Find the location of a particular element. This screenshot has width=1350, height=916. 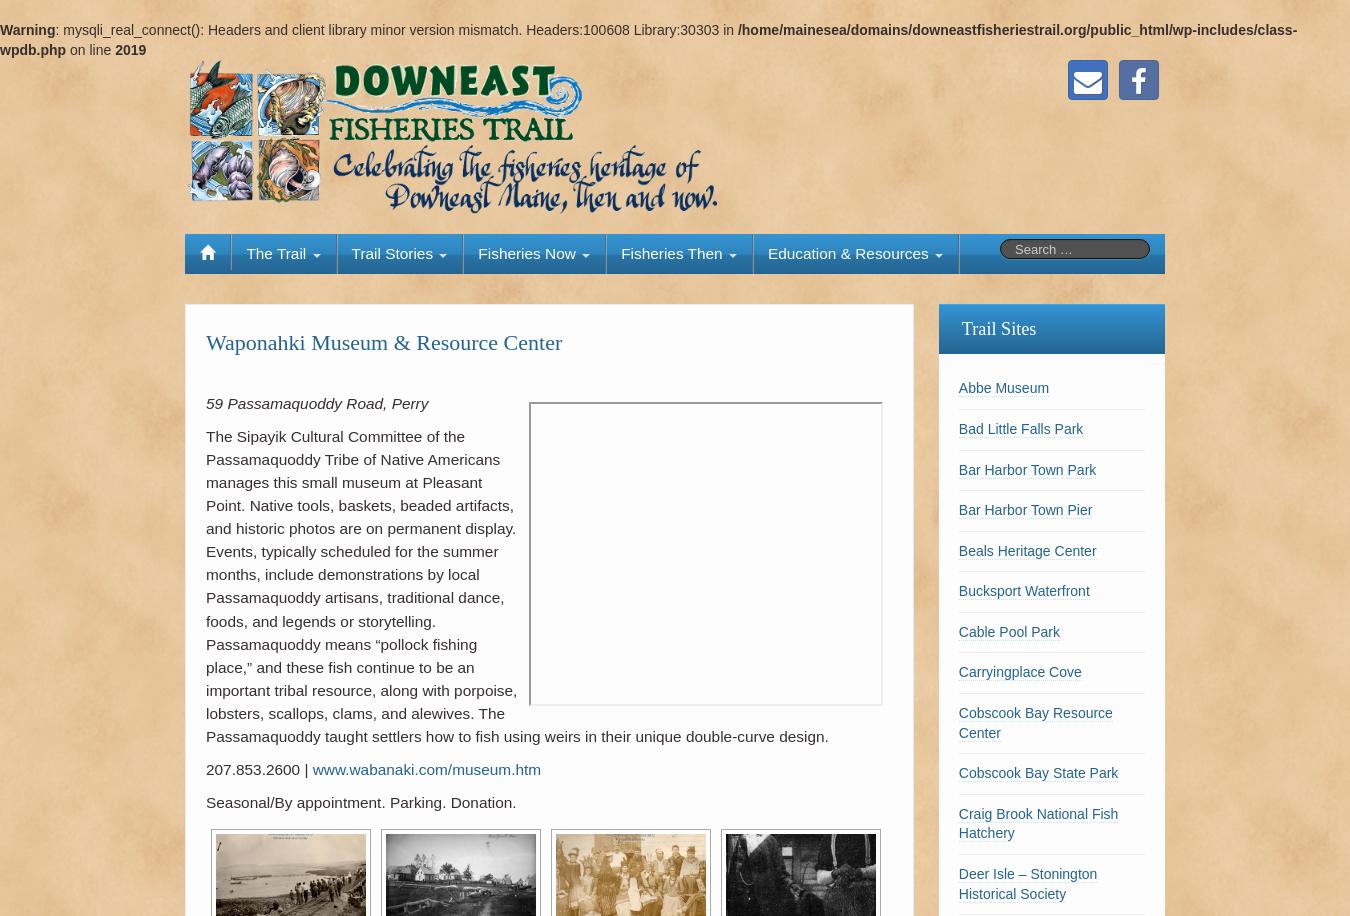

'The Sipayik Cultural Committee of the Passamaquoddy Tribe of Native Americans manages this small museum at Pleasant Point. Native tools, baskets, beaded artifacts, and historic photos are on permanent display. Events, typically scheduled for the summer months, include demonstrations by local Passamaquoddy artisans, traditional dance, foods, and legends or storytelling. Passamaquoddy means “pollock fishing place,” and these fish continue to be an important tribal resource, along with porpoise, lobsters, scallops, clams, and alewives. The Passamaquoddy taught settlers how to fish using weirs in their unique double-curve design.' is located at coordinates (206, 585).